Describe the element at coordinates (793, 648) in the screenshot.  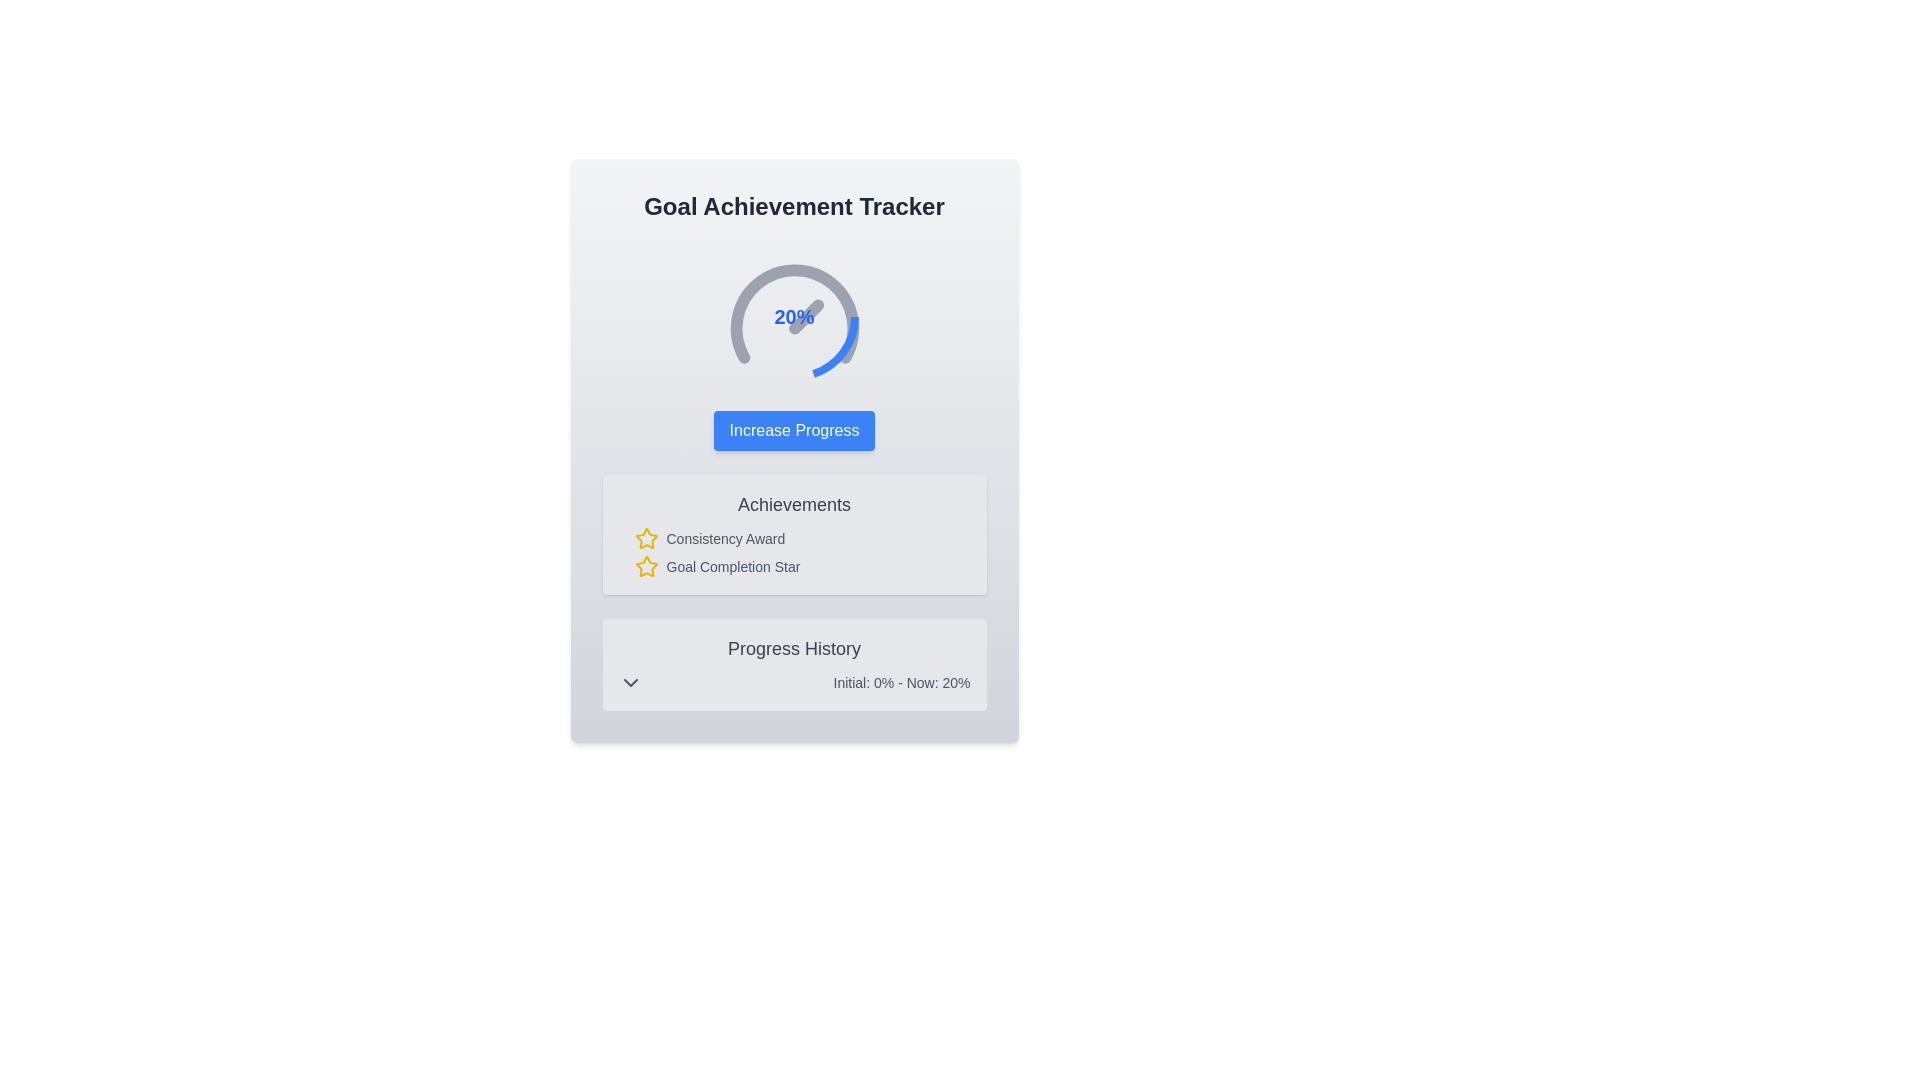
I see `header text summarizing historical progress information located above the text 'Initial: 0% - Now: 20%' within the gray rounded section` at that location.